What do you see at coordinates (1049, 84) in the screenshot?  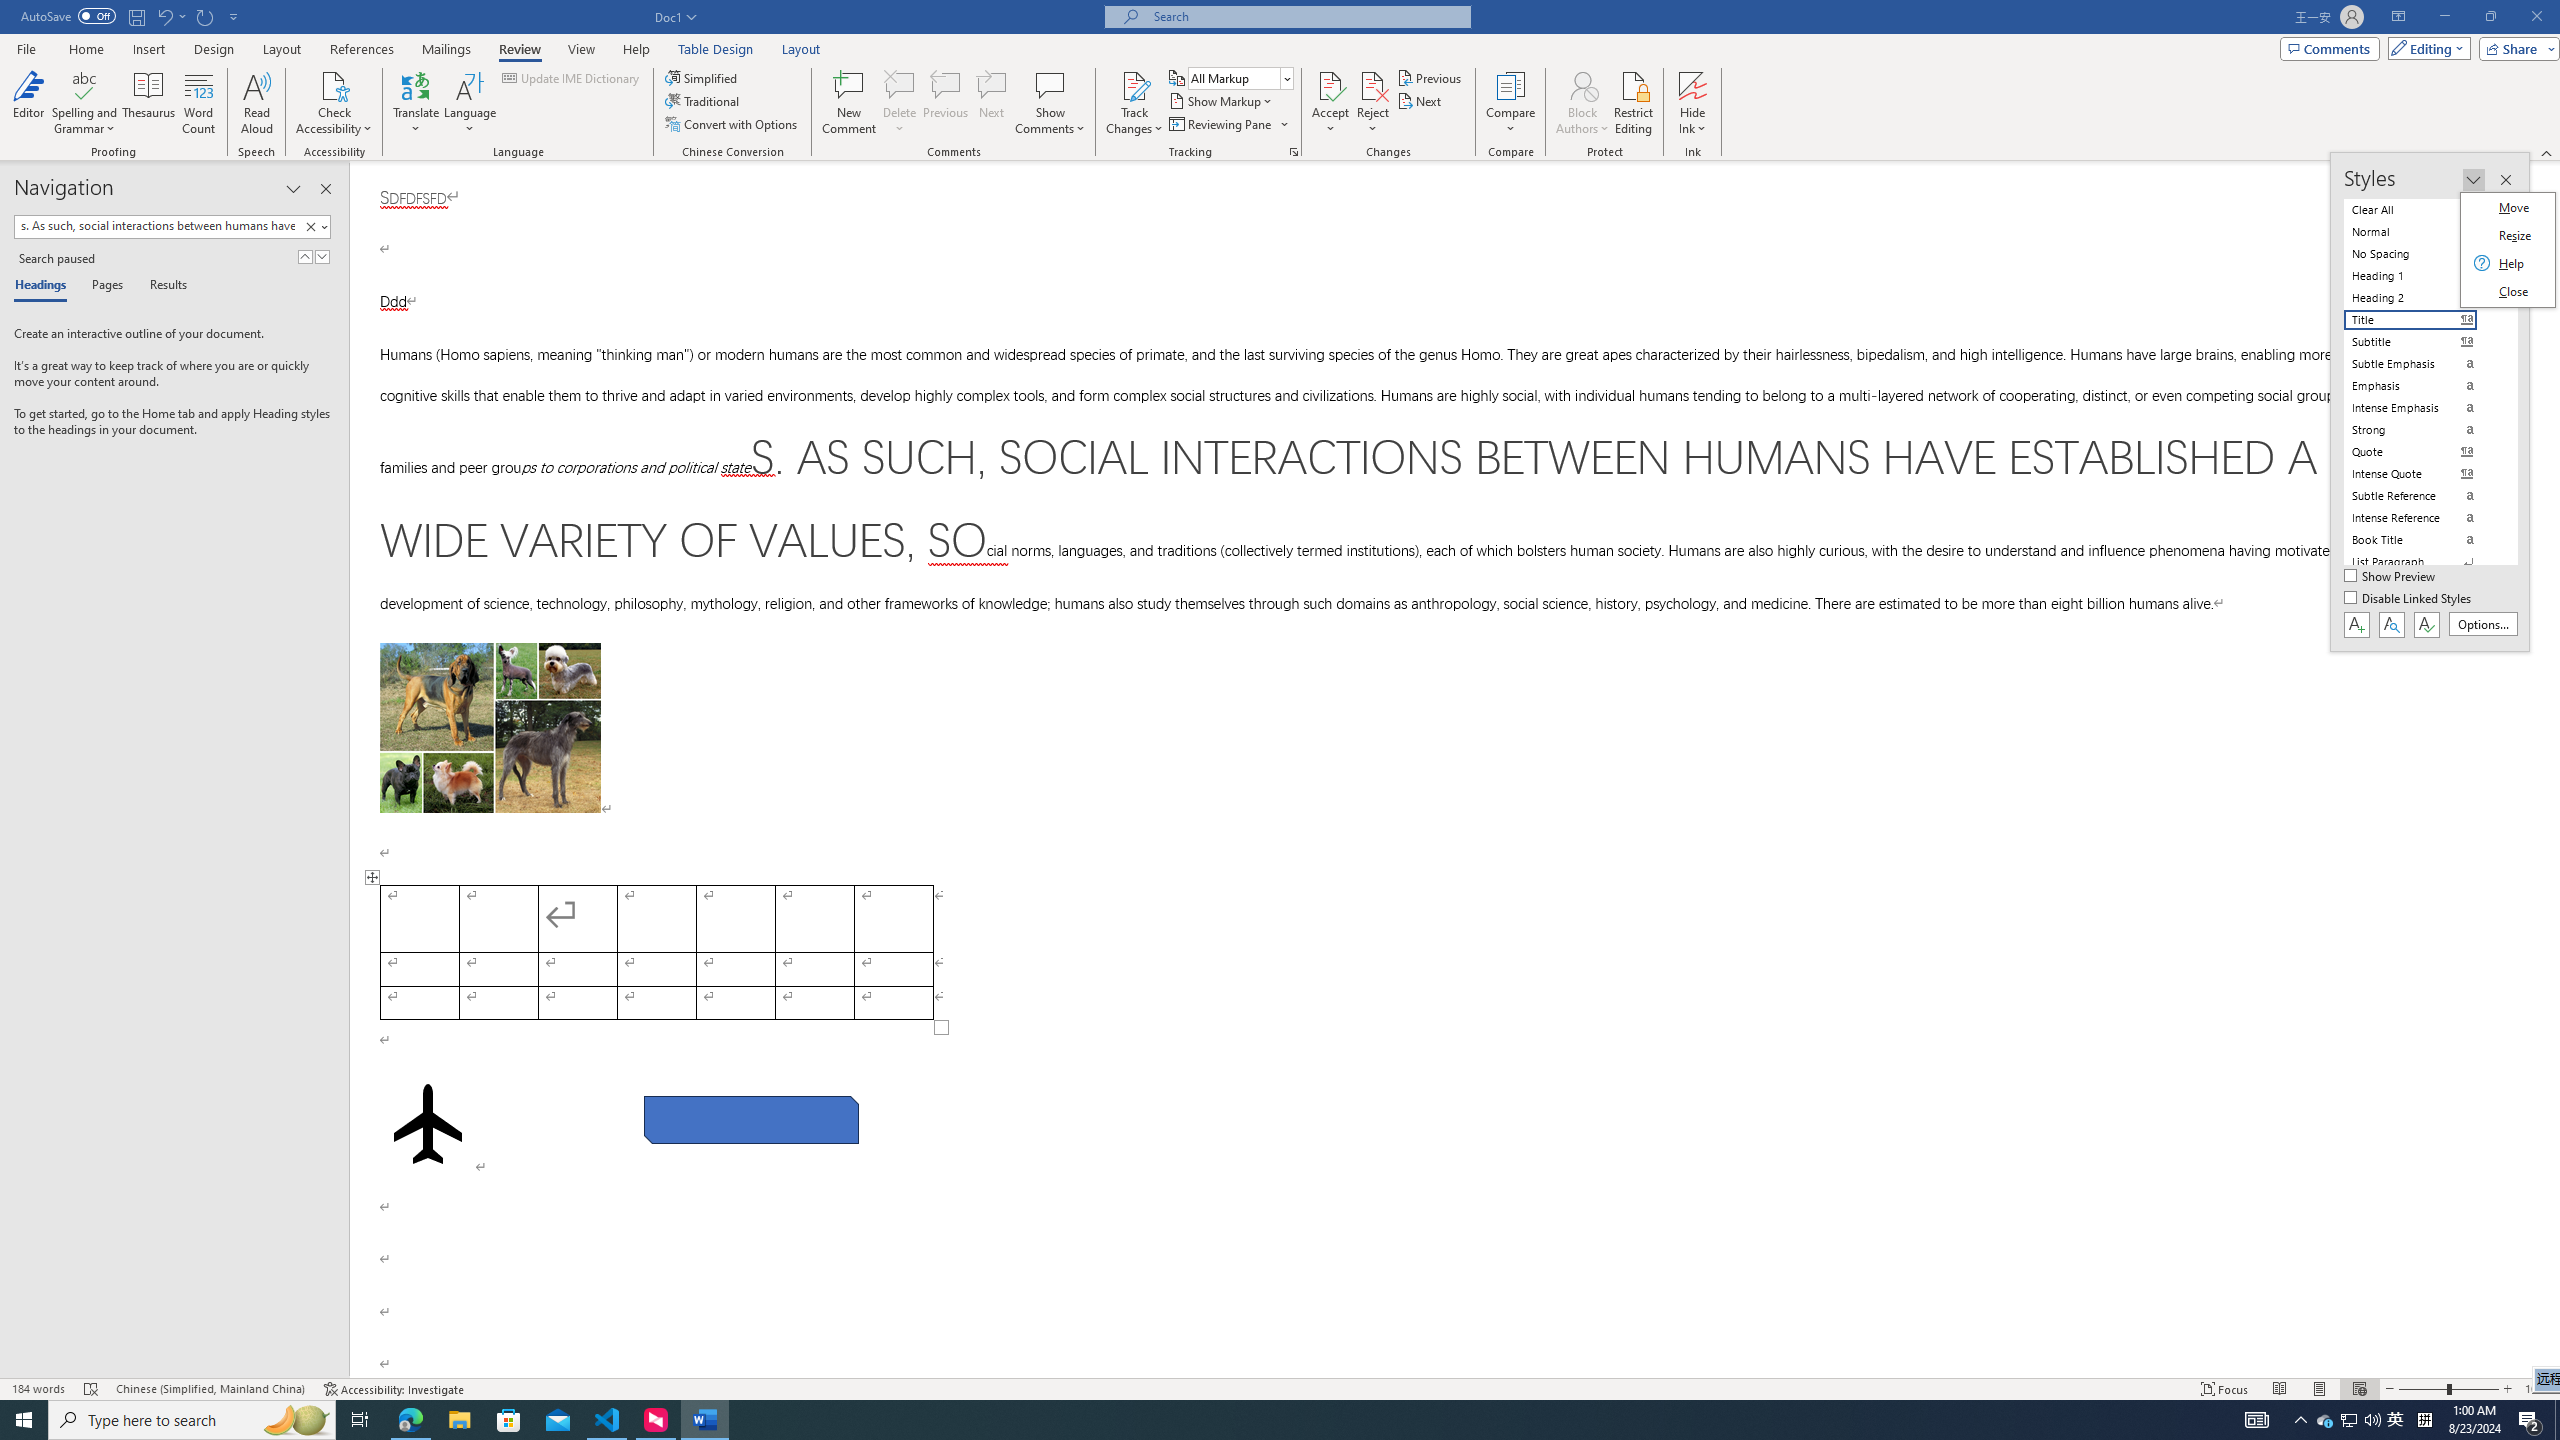 I see `'Show Comments'` at bounding box center [1049, 84].